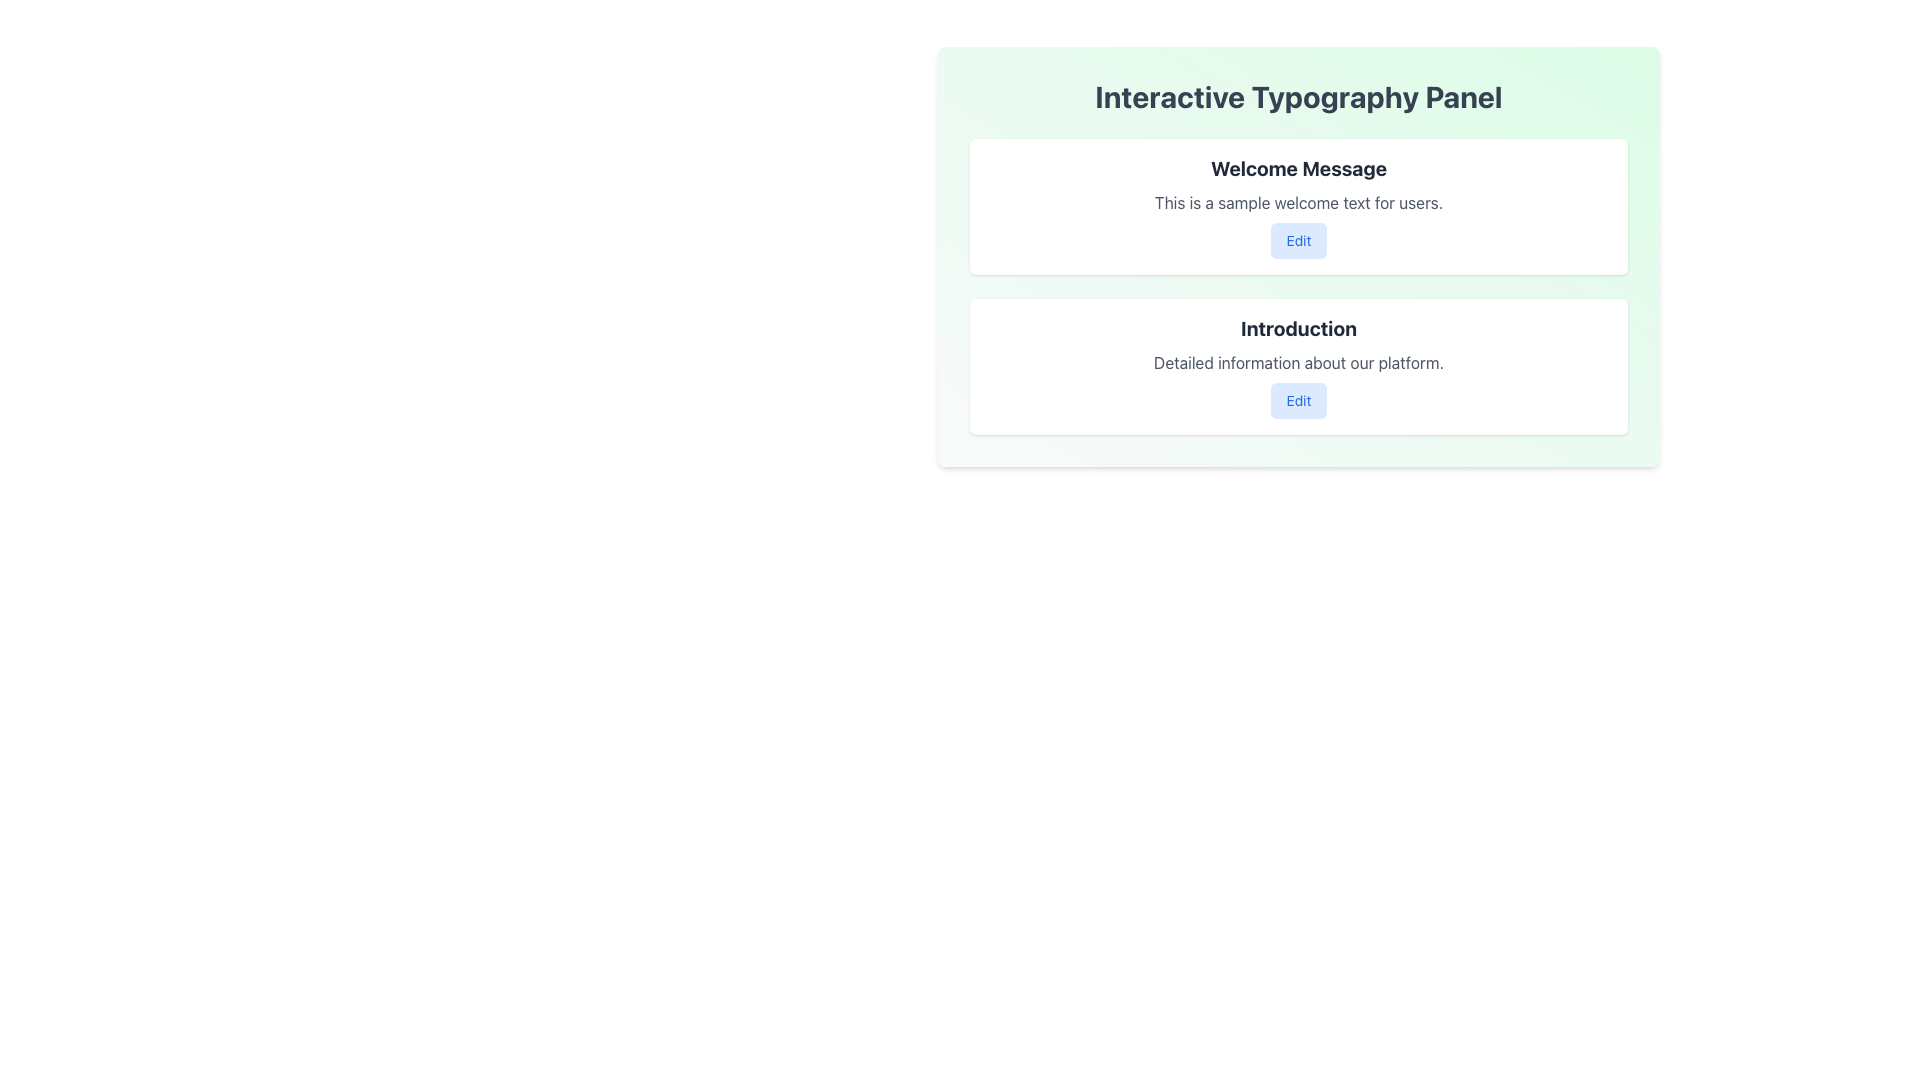 The image size is (1920, 1080). Describe the element at coordinates (1299, 362) in the screenshot. I see `the text block located in the lower section of the green panel under the 'Introduction' heading, which provides descriptive text about the section` at that location.